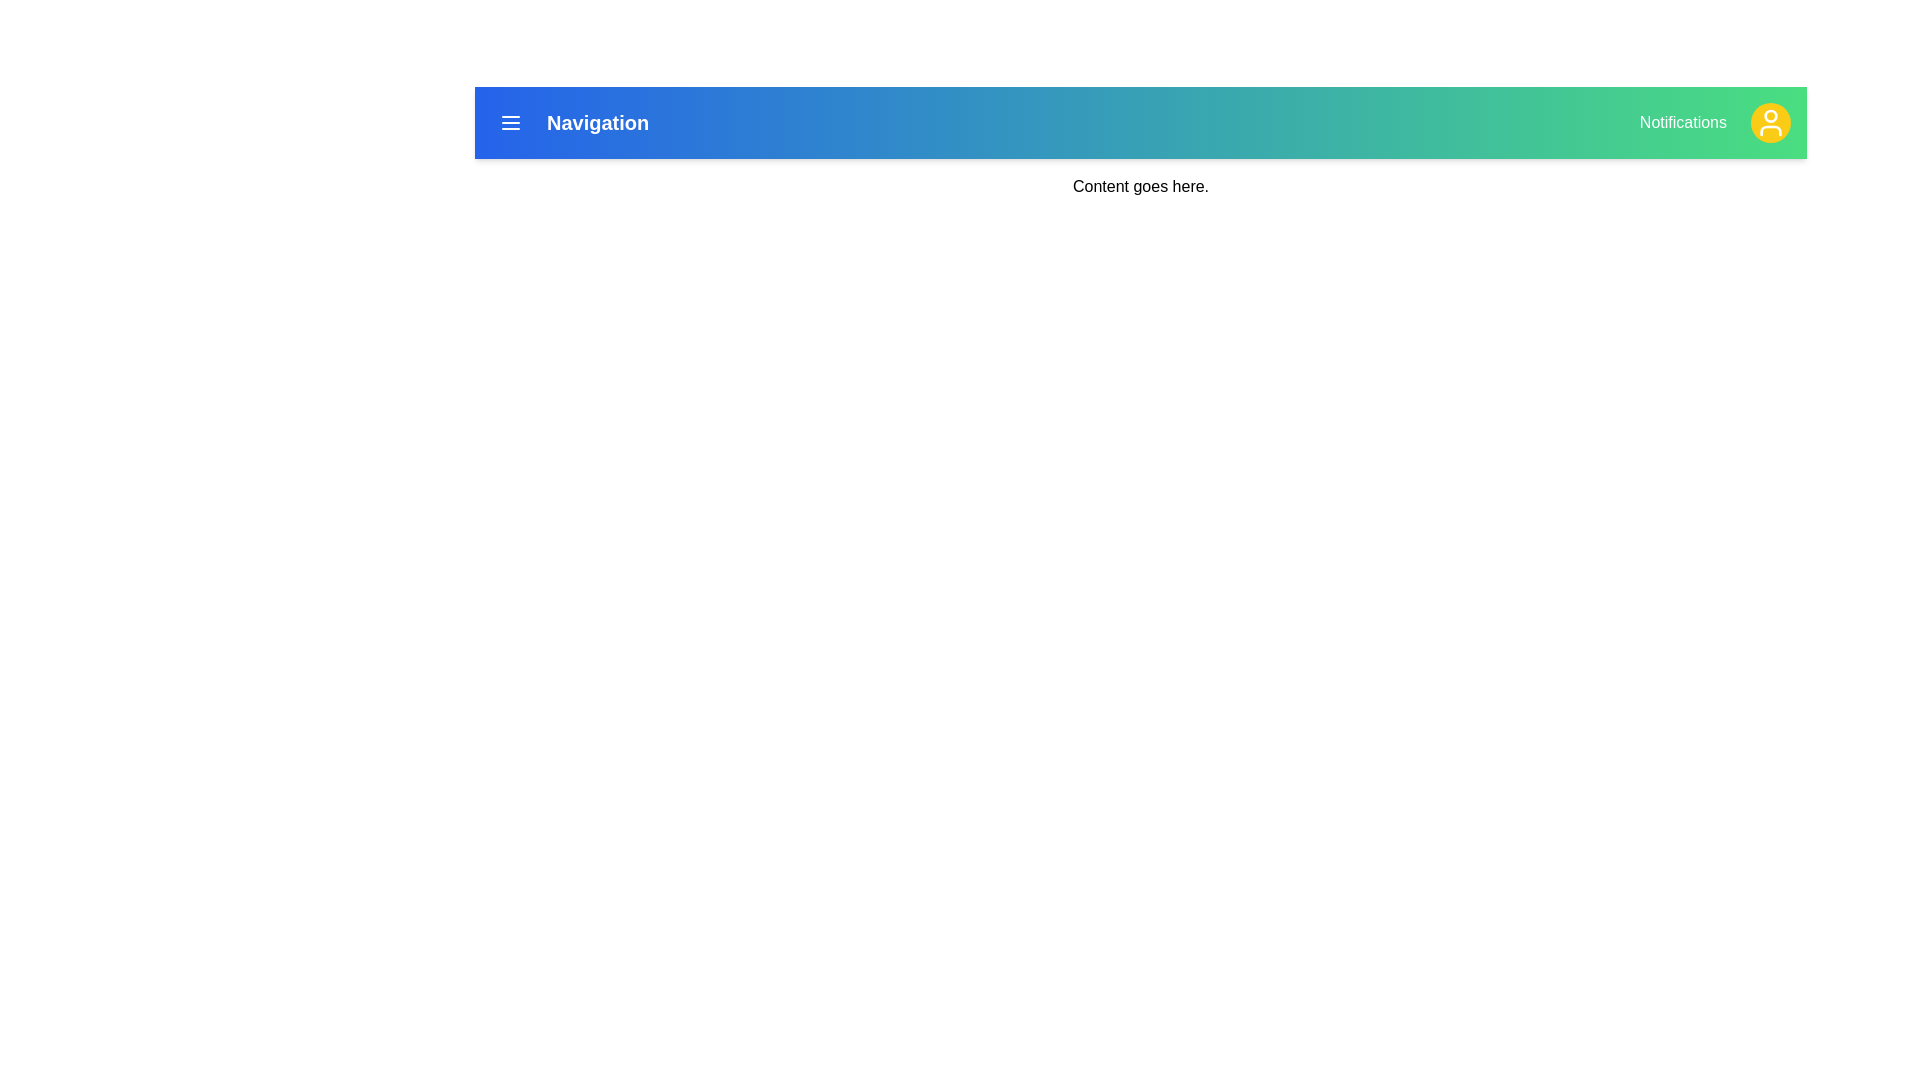 The height and width of the screenshot is (1080, 1920). What do you see at coordinates (1771, 123) in the screenshot?
I see `the user avatar to view the user profile` at bounding box center [1771, 123].